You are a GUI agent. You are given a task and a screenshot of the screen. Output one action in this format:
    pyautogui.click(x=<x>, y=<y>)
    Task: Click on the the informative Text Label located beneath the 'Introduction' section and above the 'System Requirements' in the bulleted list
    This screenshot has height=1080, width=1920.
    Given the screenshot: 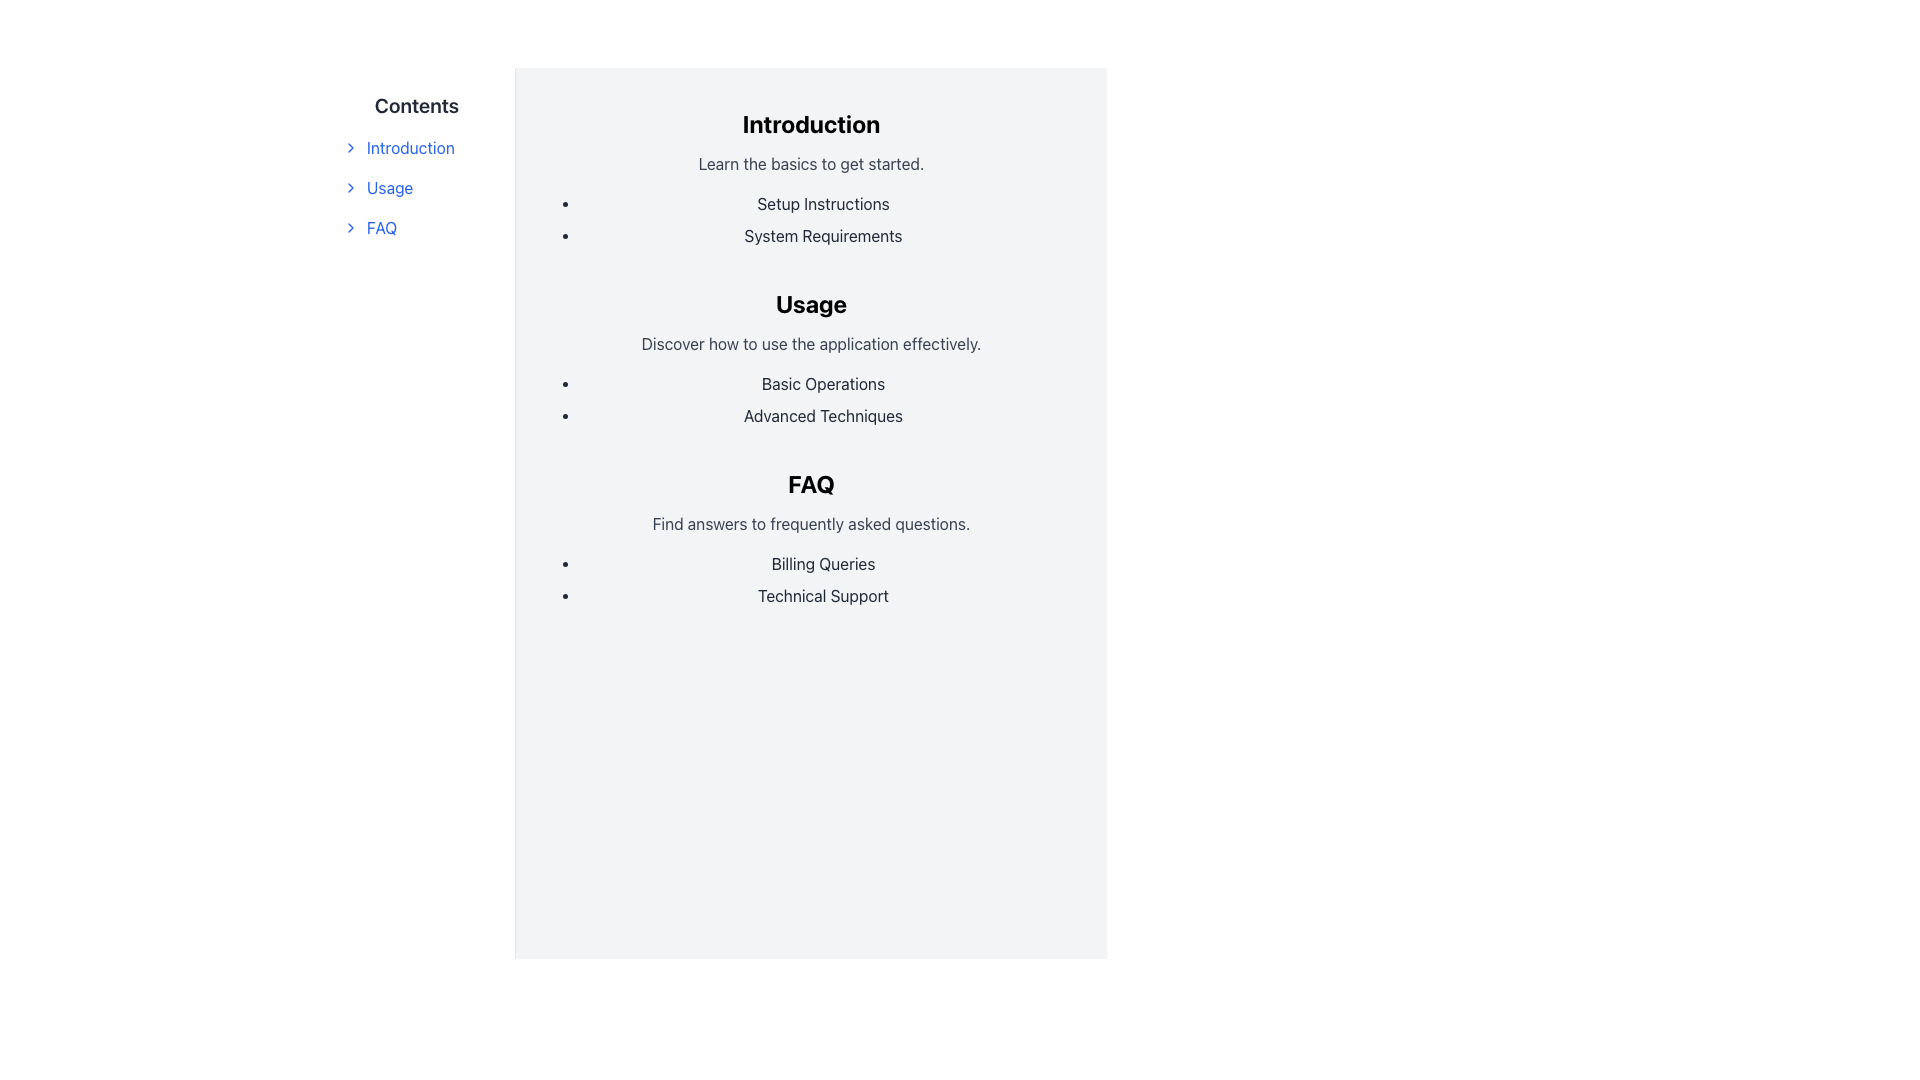 What is the action you would take?
    pyautogui.click(x=823, y=204)
    